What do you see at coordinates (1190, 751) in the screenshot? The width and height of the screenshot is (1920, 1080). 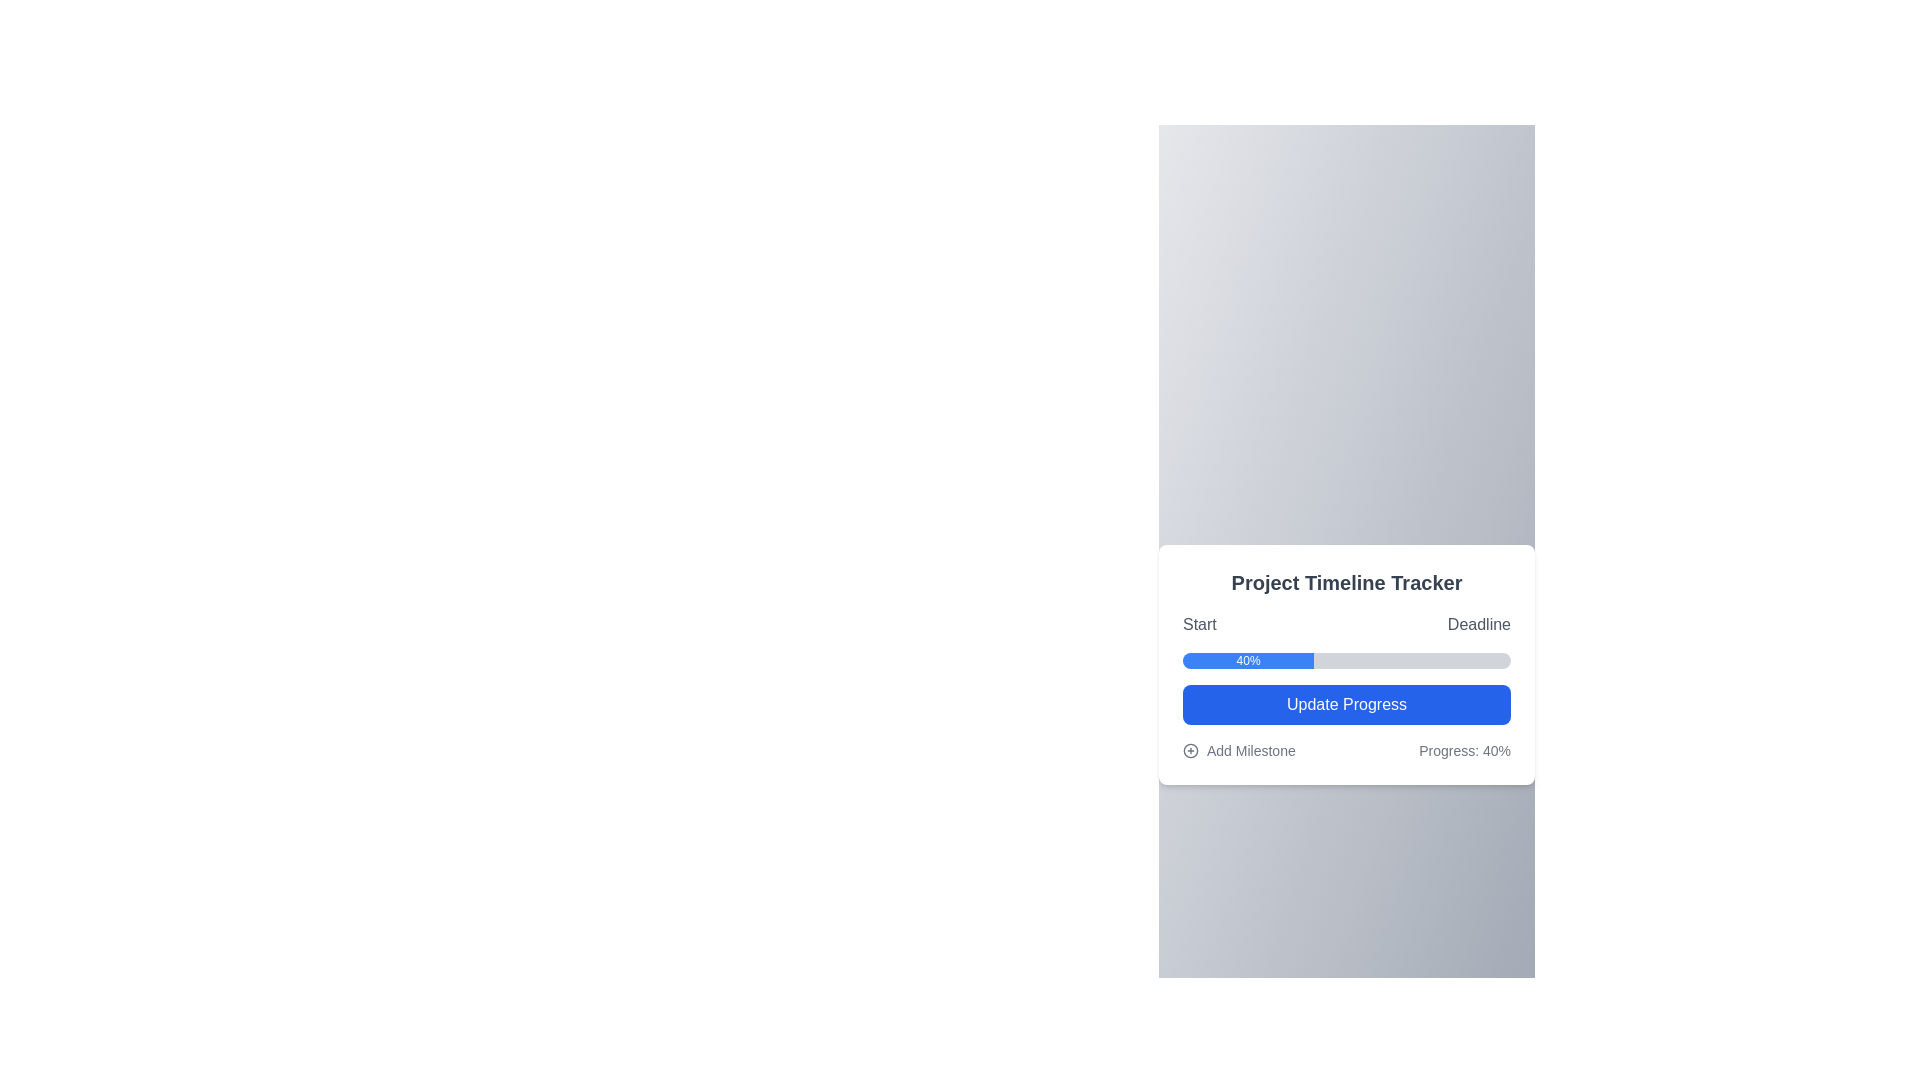 I see `the Circular SVG graphic element which represents a circular shape and is located adjacent to the 'Add Milestone' text` at bounding box center [1190, 751].